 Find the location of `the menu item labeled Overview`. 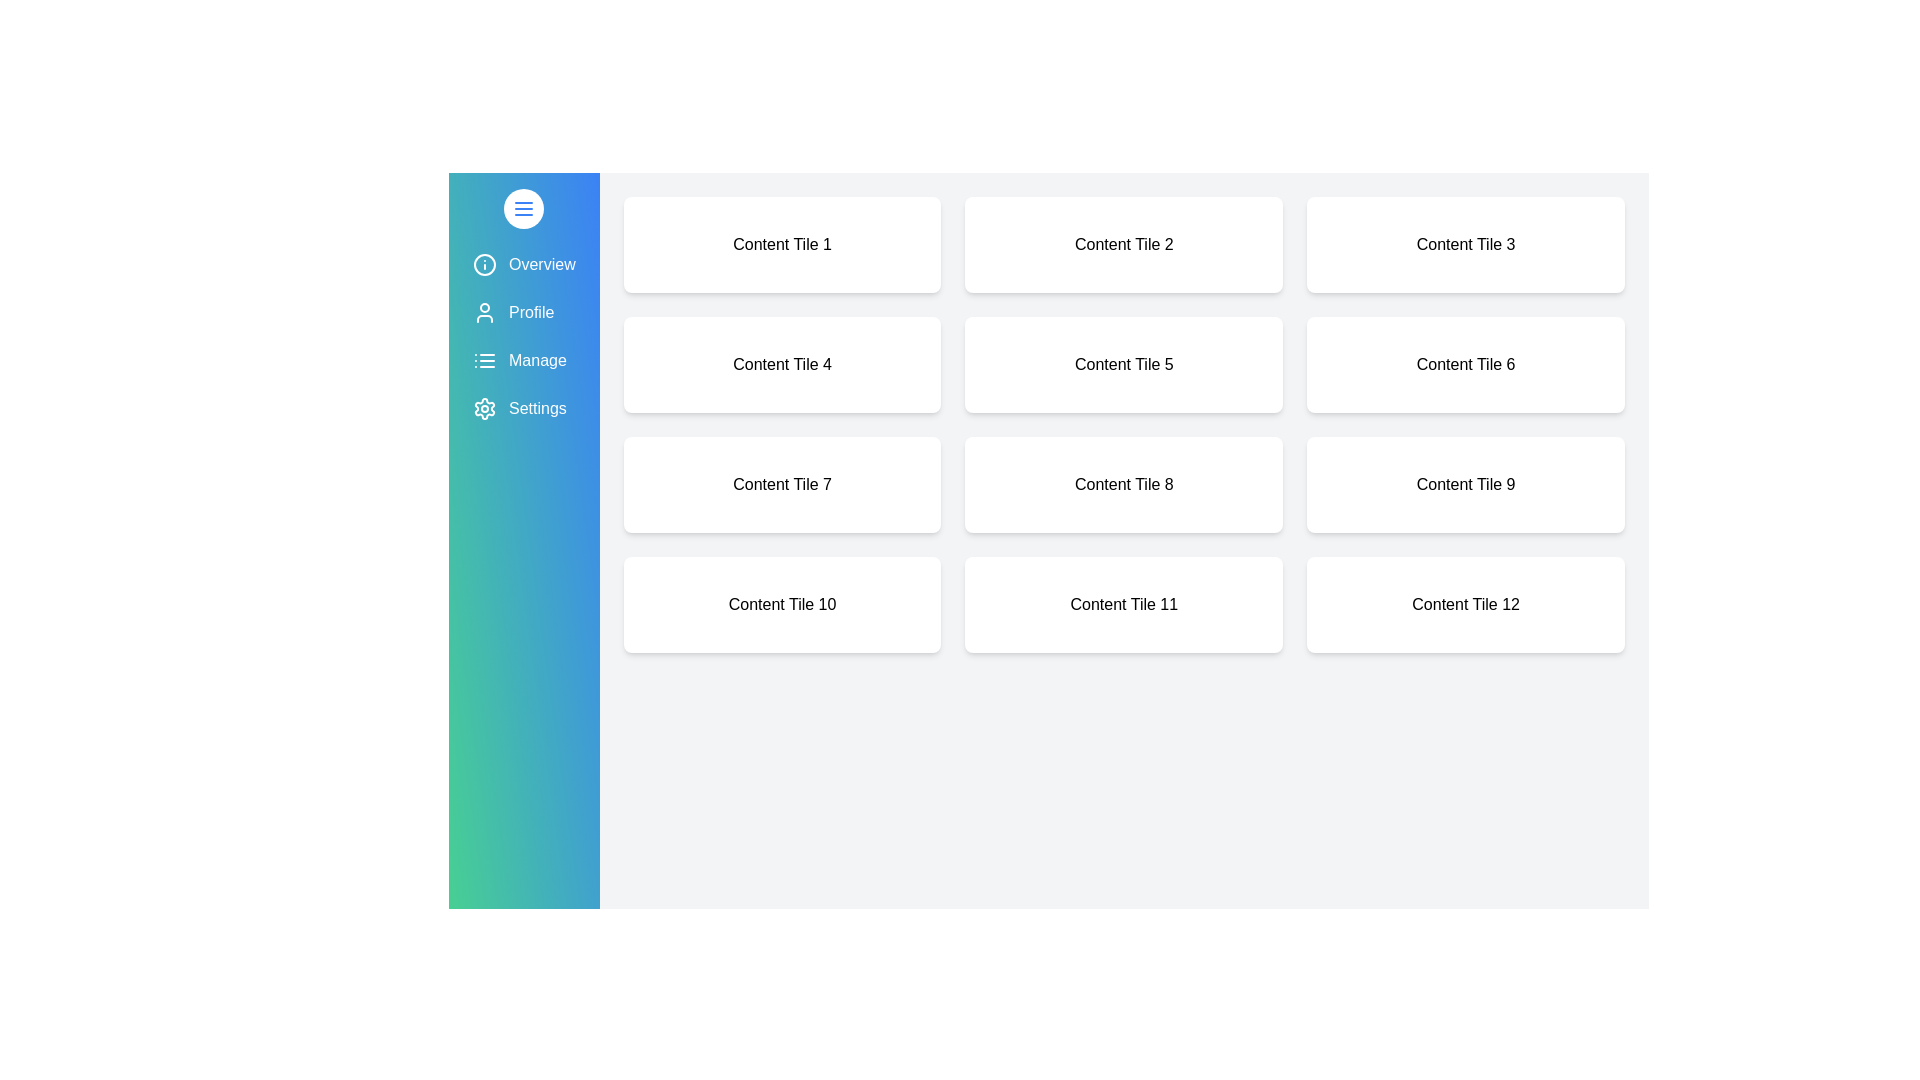

the menu item labeled Overview is located at coordinates (524, 264).